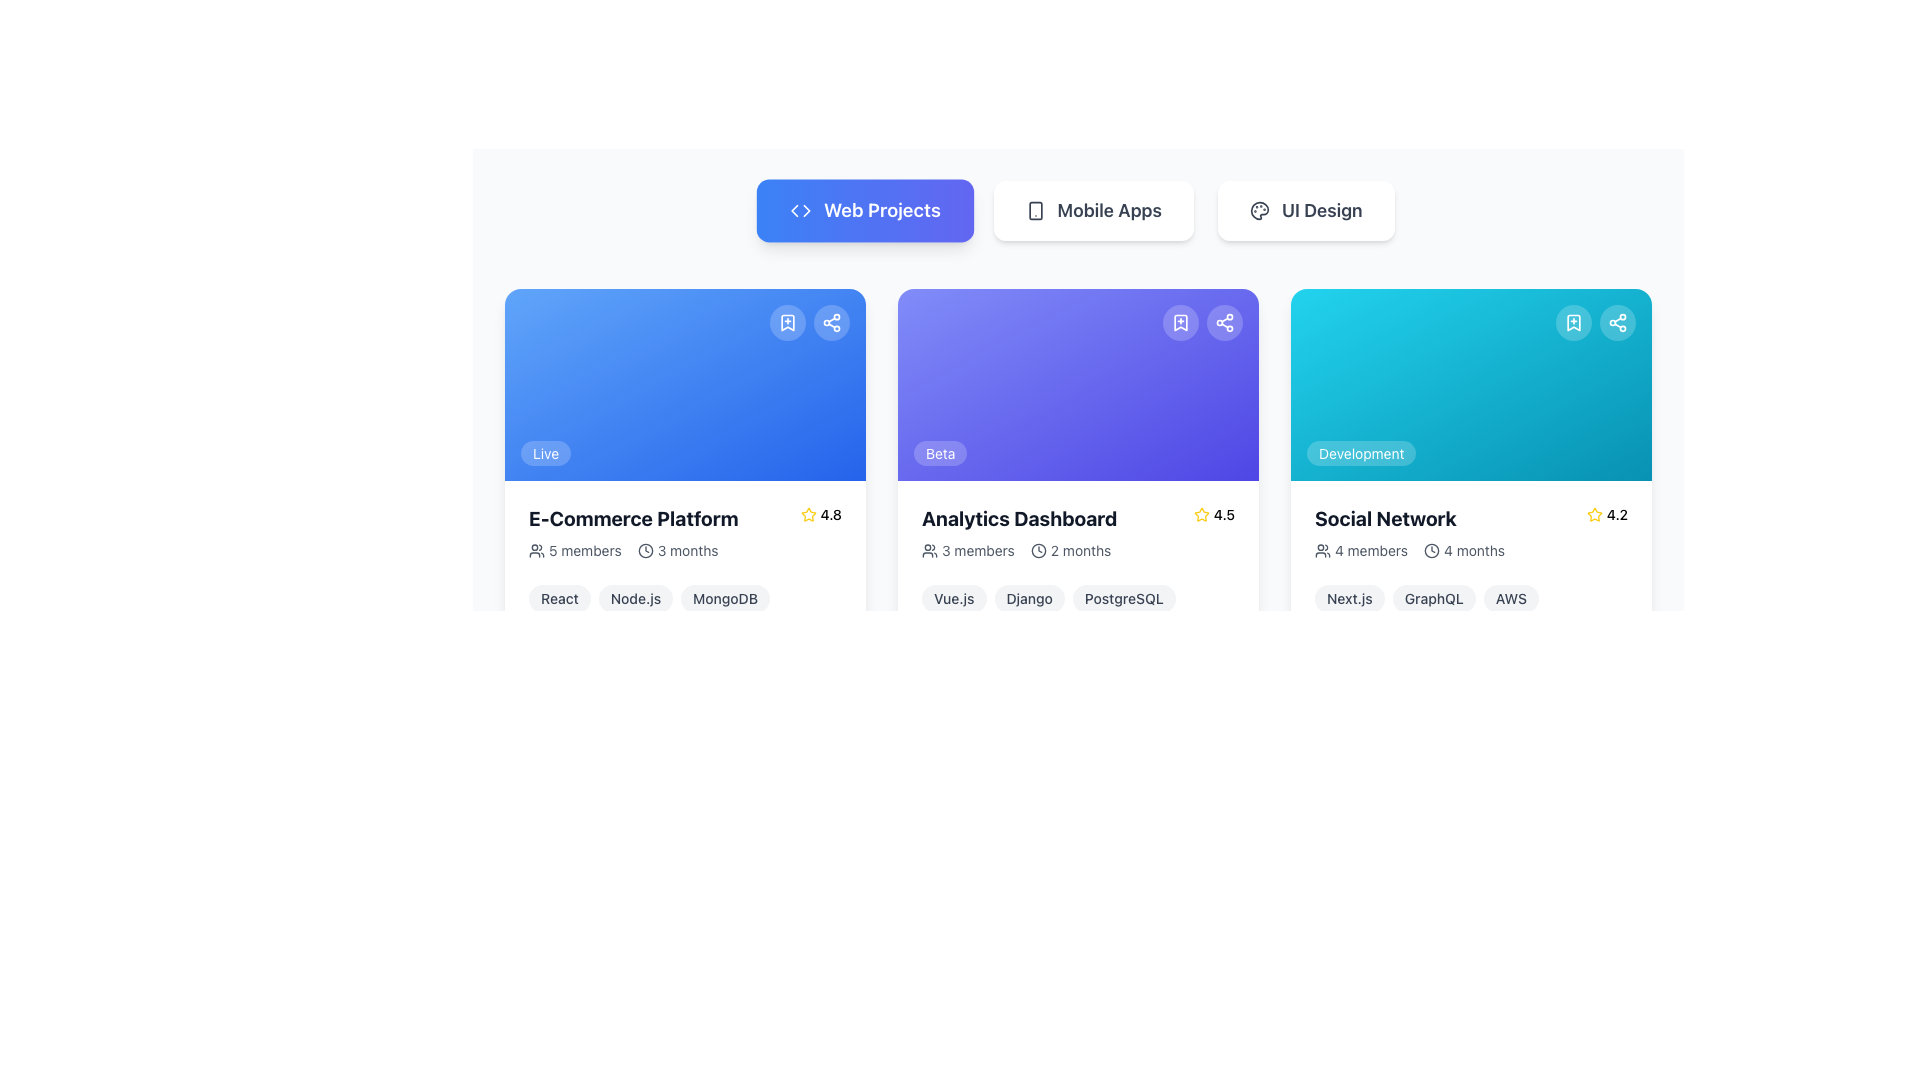  I want to click on text label '4 members' which is located below the title of the 'Social Network' card in the third column of the layout, so click(1360, 551).